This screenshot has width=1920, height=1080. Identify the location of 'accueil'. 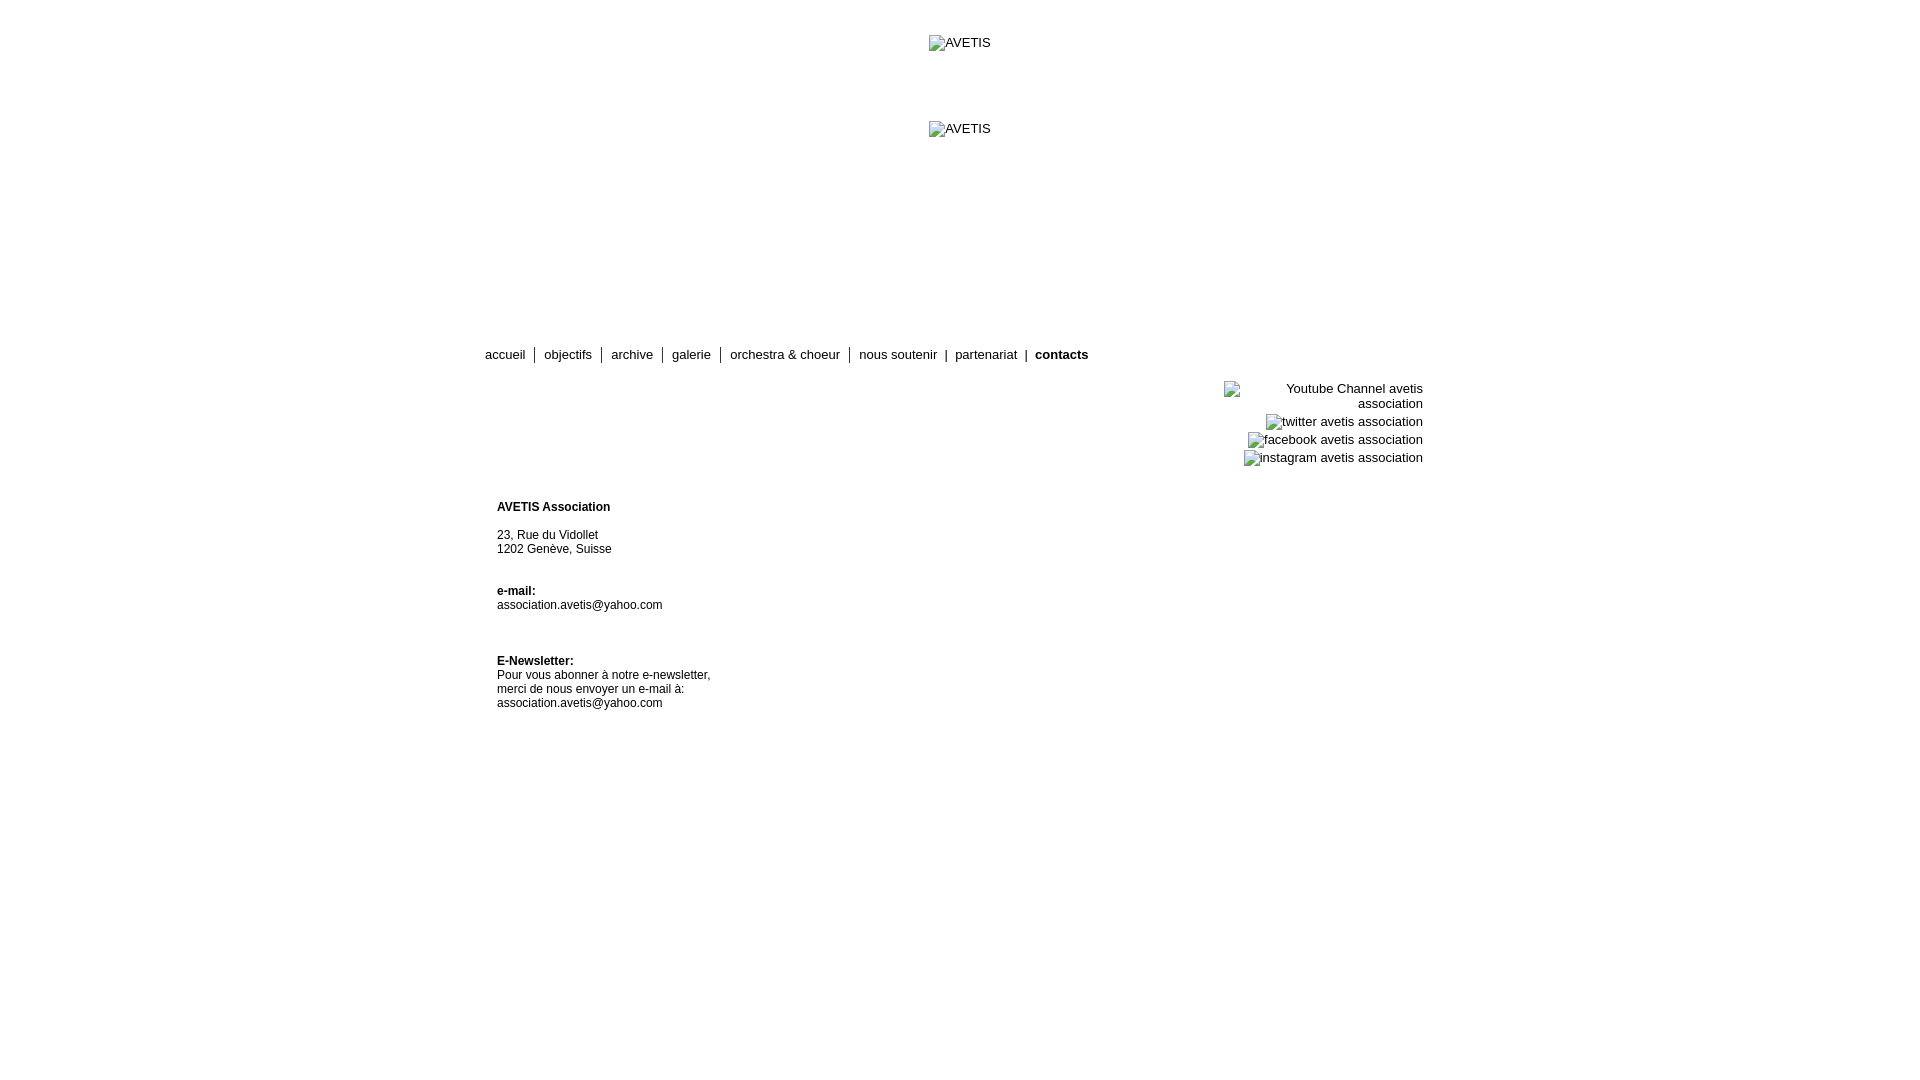
(504, 353).